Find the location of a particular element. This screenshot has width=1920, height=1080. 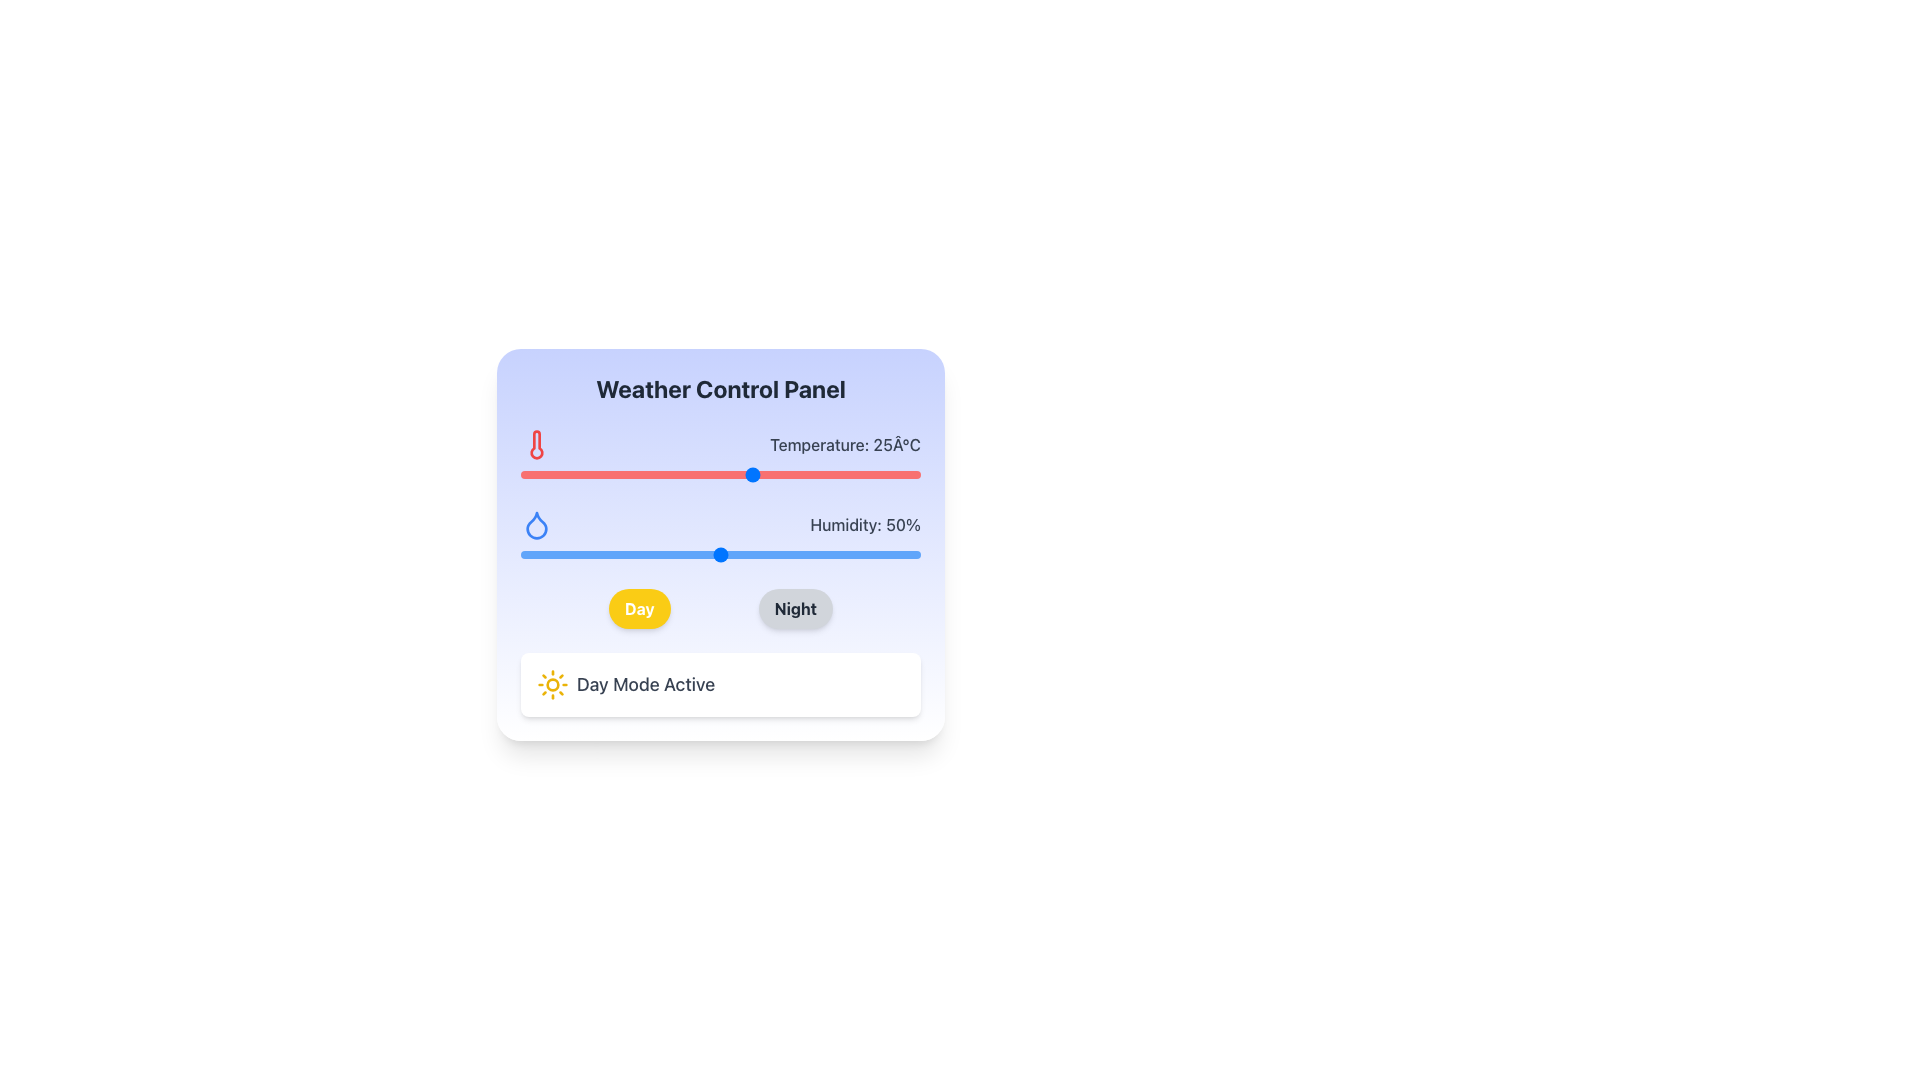

the static display element that features a red thermometer icon and the text label 'Temperature: 25°C', positioned above the horizontal slider control in the Weather Control Panel is located at coordinates (720, 443).